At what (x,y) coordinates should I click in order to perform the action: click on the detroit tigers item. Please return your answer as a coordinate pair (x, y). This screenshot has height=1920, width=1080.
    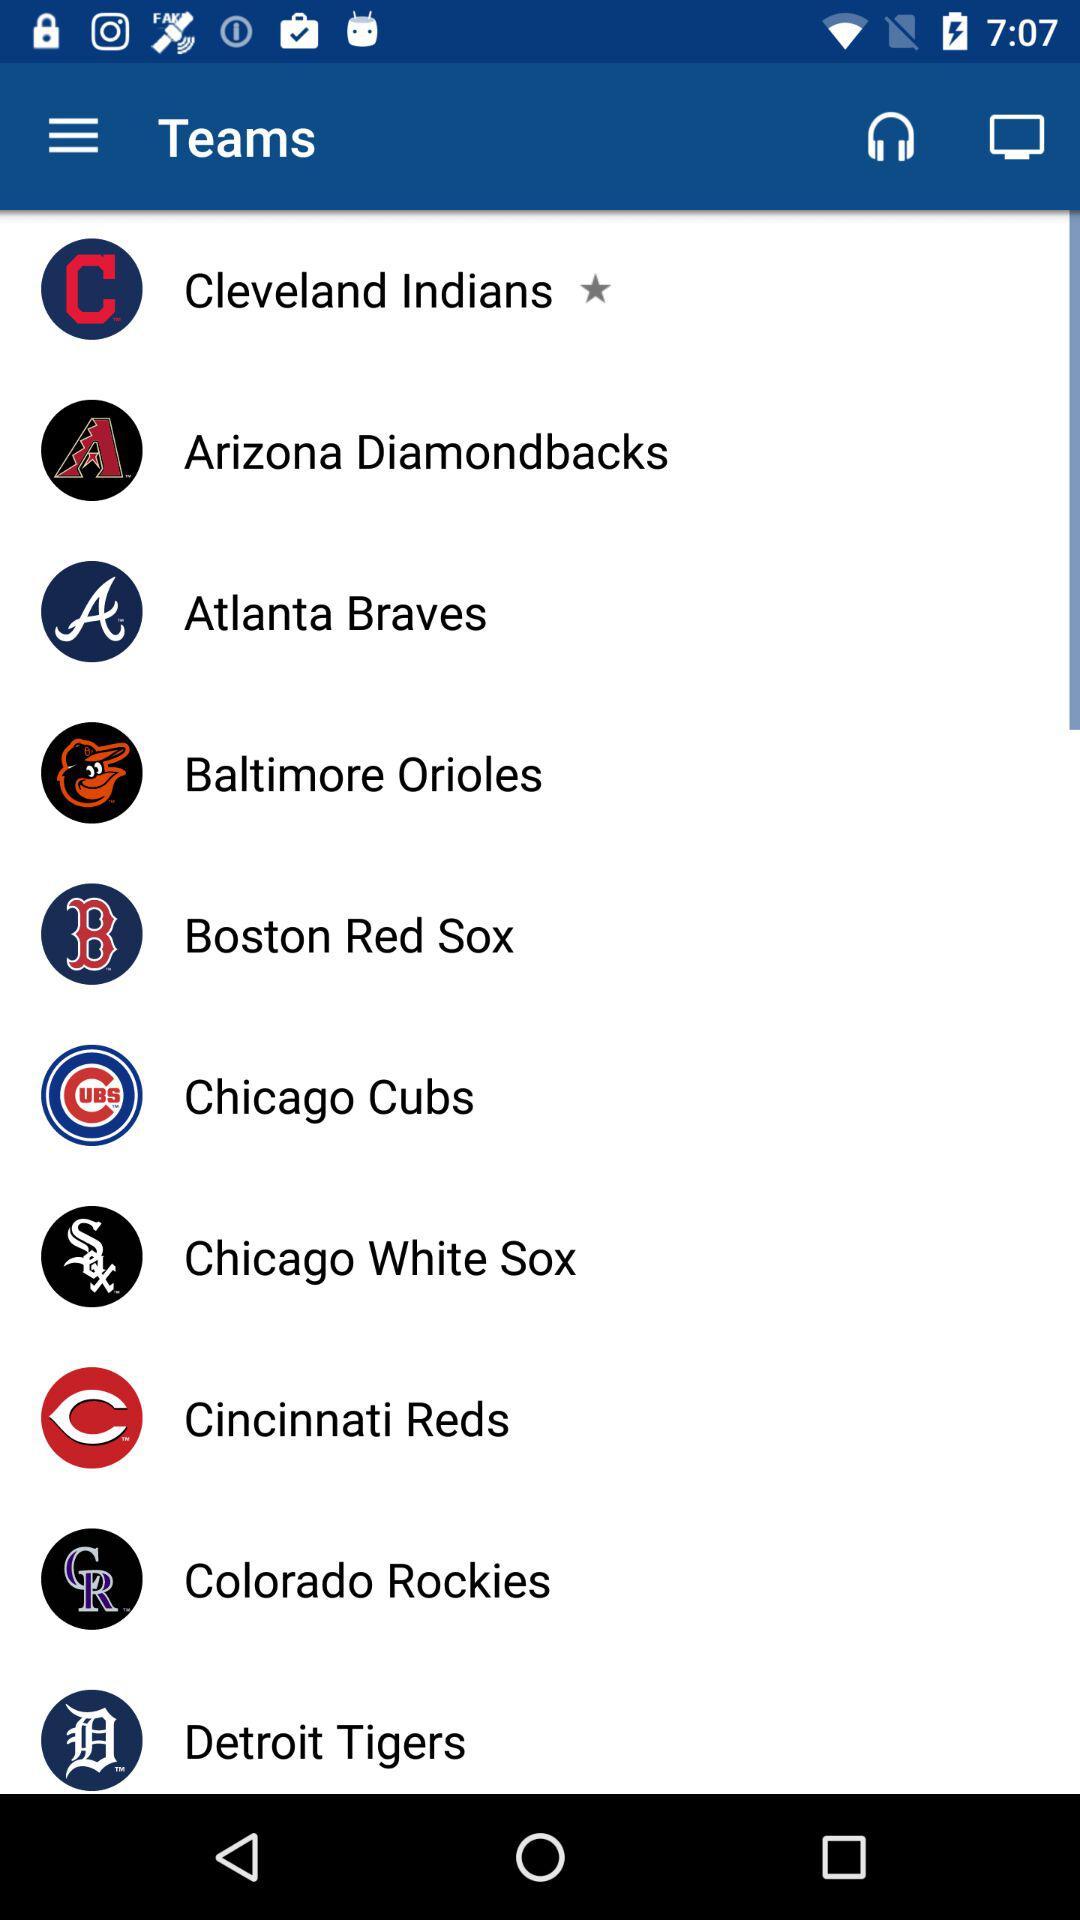
    Looking at the image, I should click on (324, 1739).